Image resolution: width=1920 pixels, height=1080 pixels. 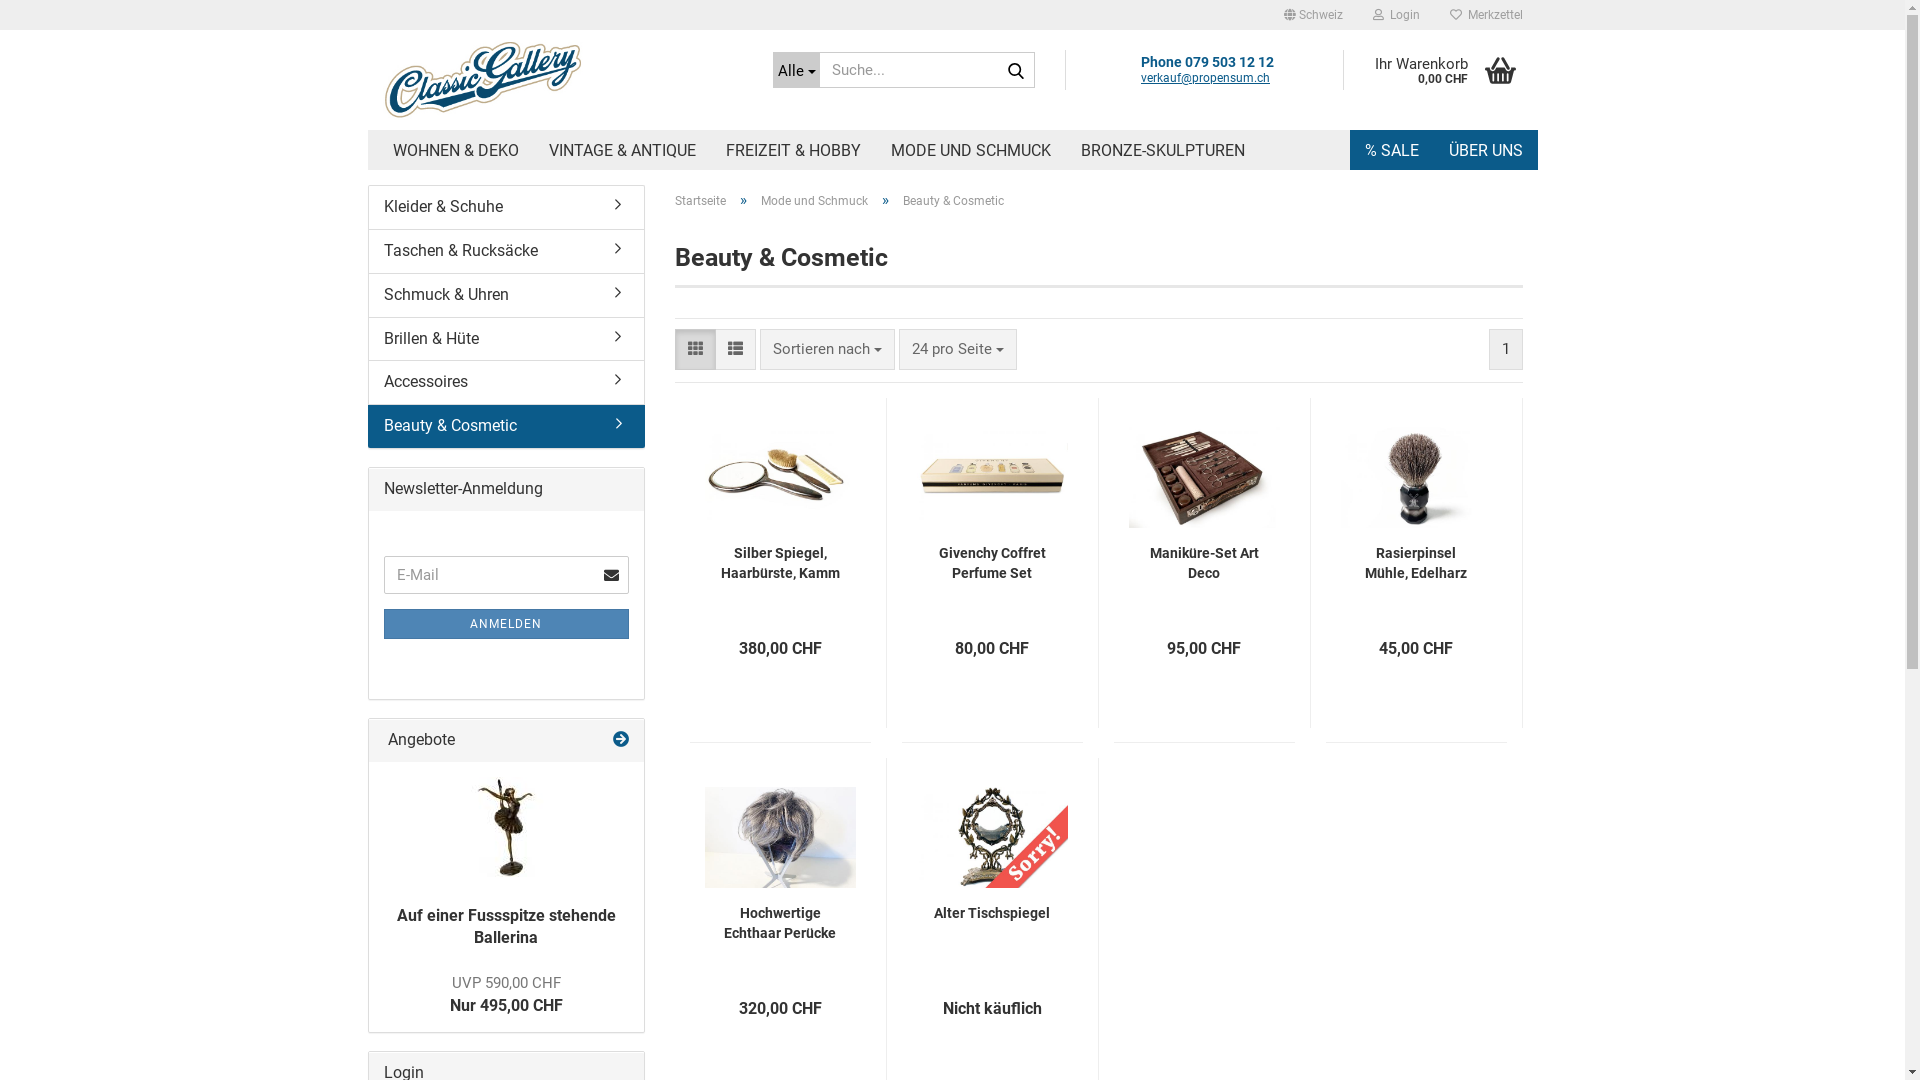 I want to click on 'ANMELDEN', so click(x=384, y=623).